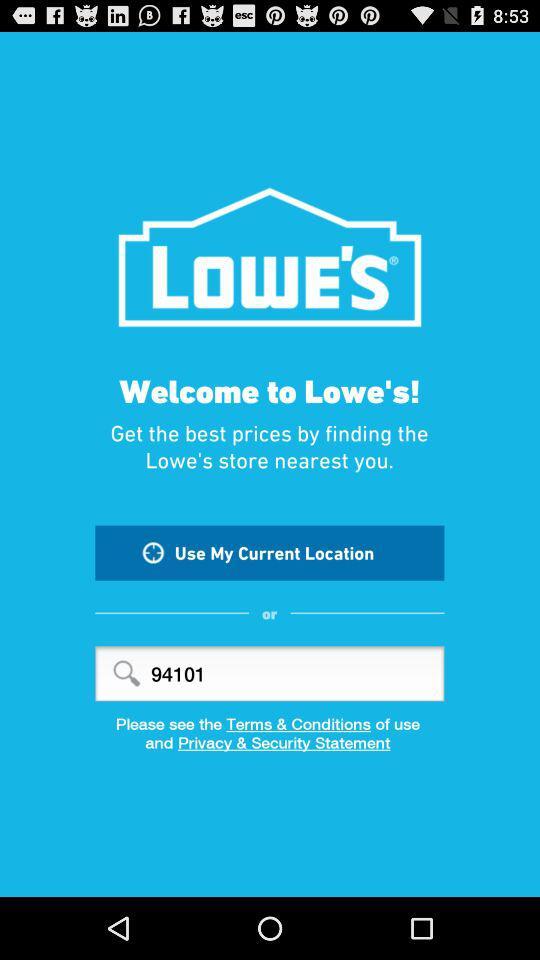  What do you see at coordinates (270, 722) in the screenshot?
I see `the item below the 94101 icon` at bounding box center [270, 722].